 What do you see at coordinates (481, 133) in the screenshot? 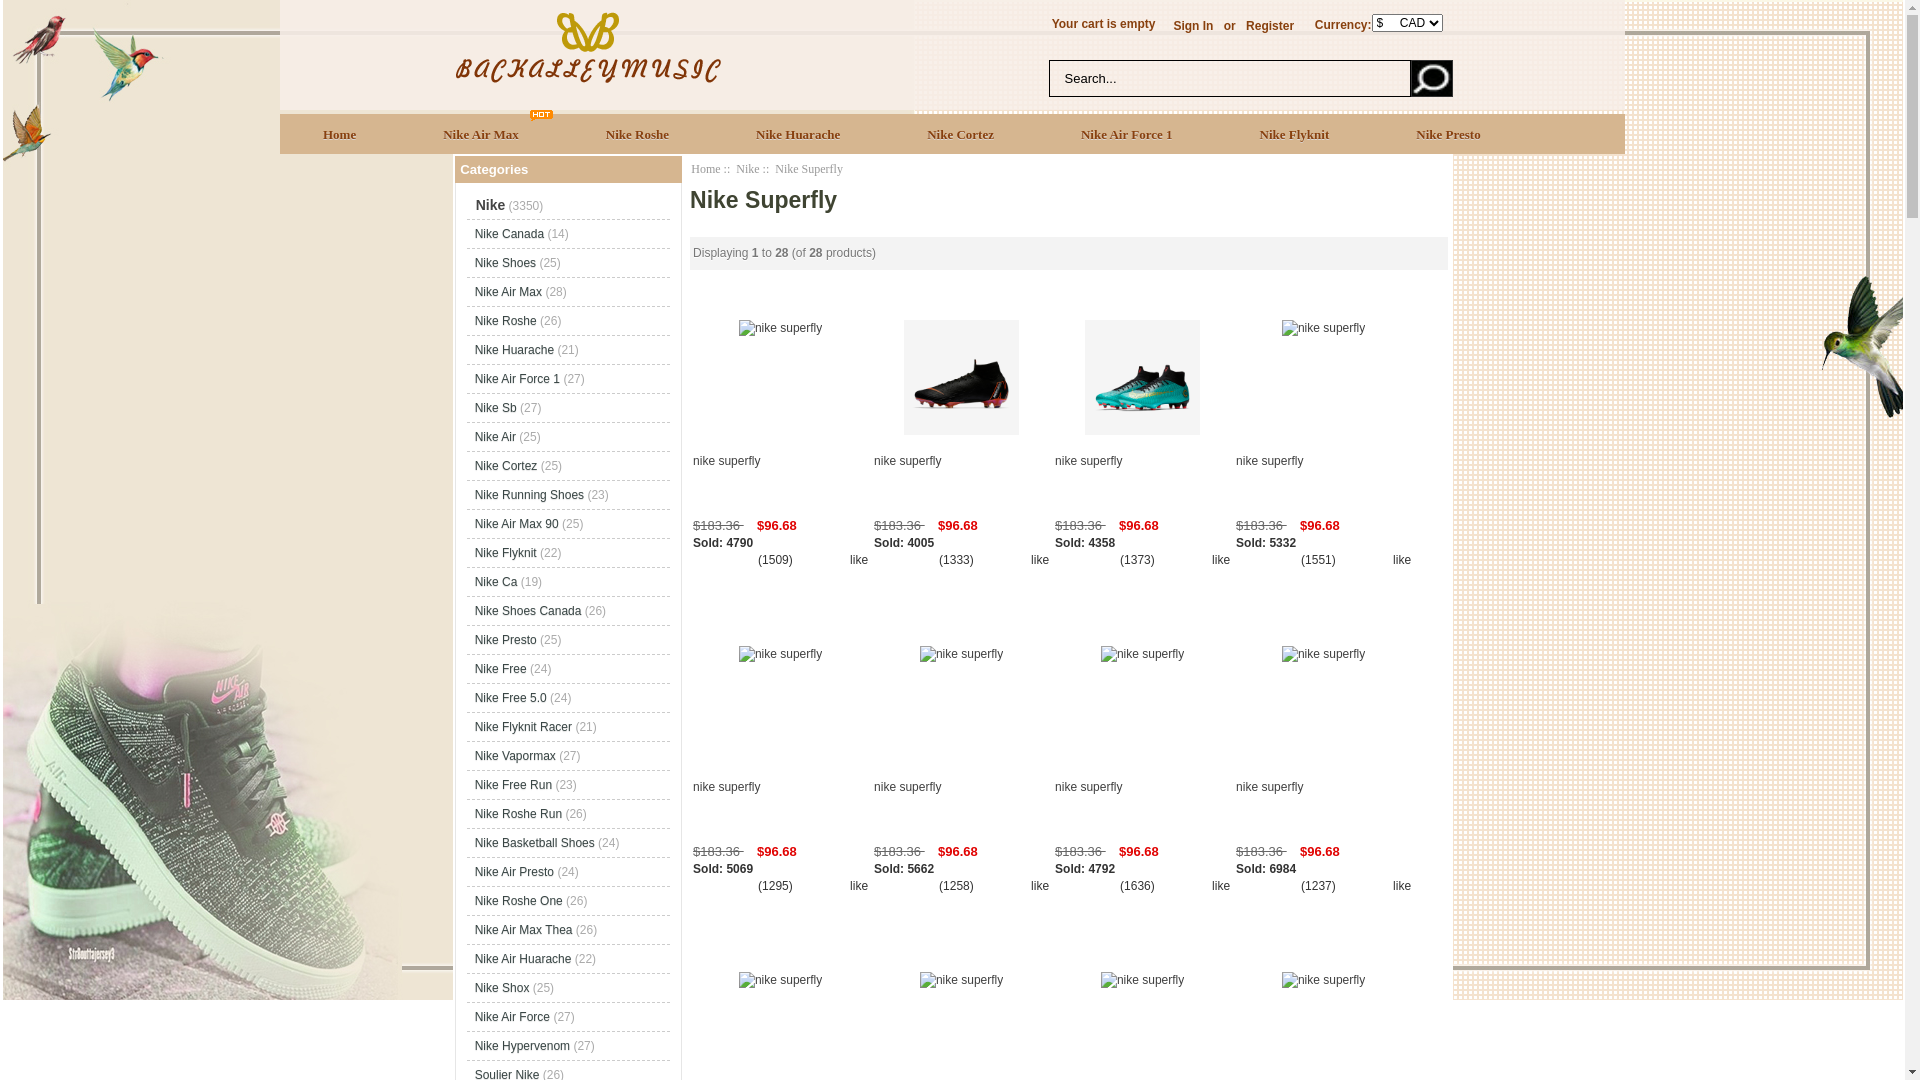
I see `'Nike Air Max'` at bounding box center [481, 133].